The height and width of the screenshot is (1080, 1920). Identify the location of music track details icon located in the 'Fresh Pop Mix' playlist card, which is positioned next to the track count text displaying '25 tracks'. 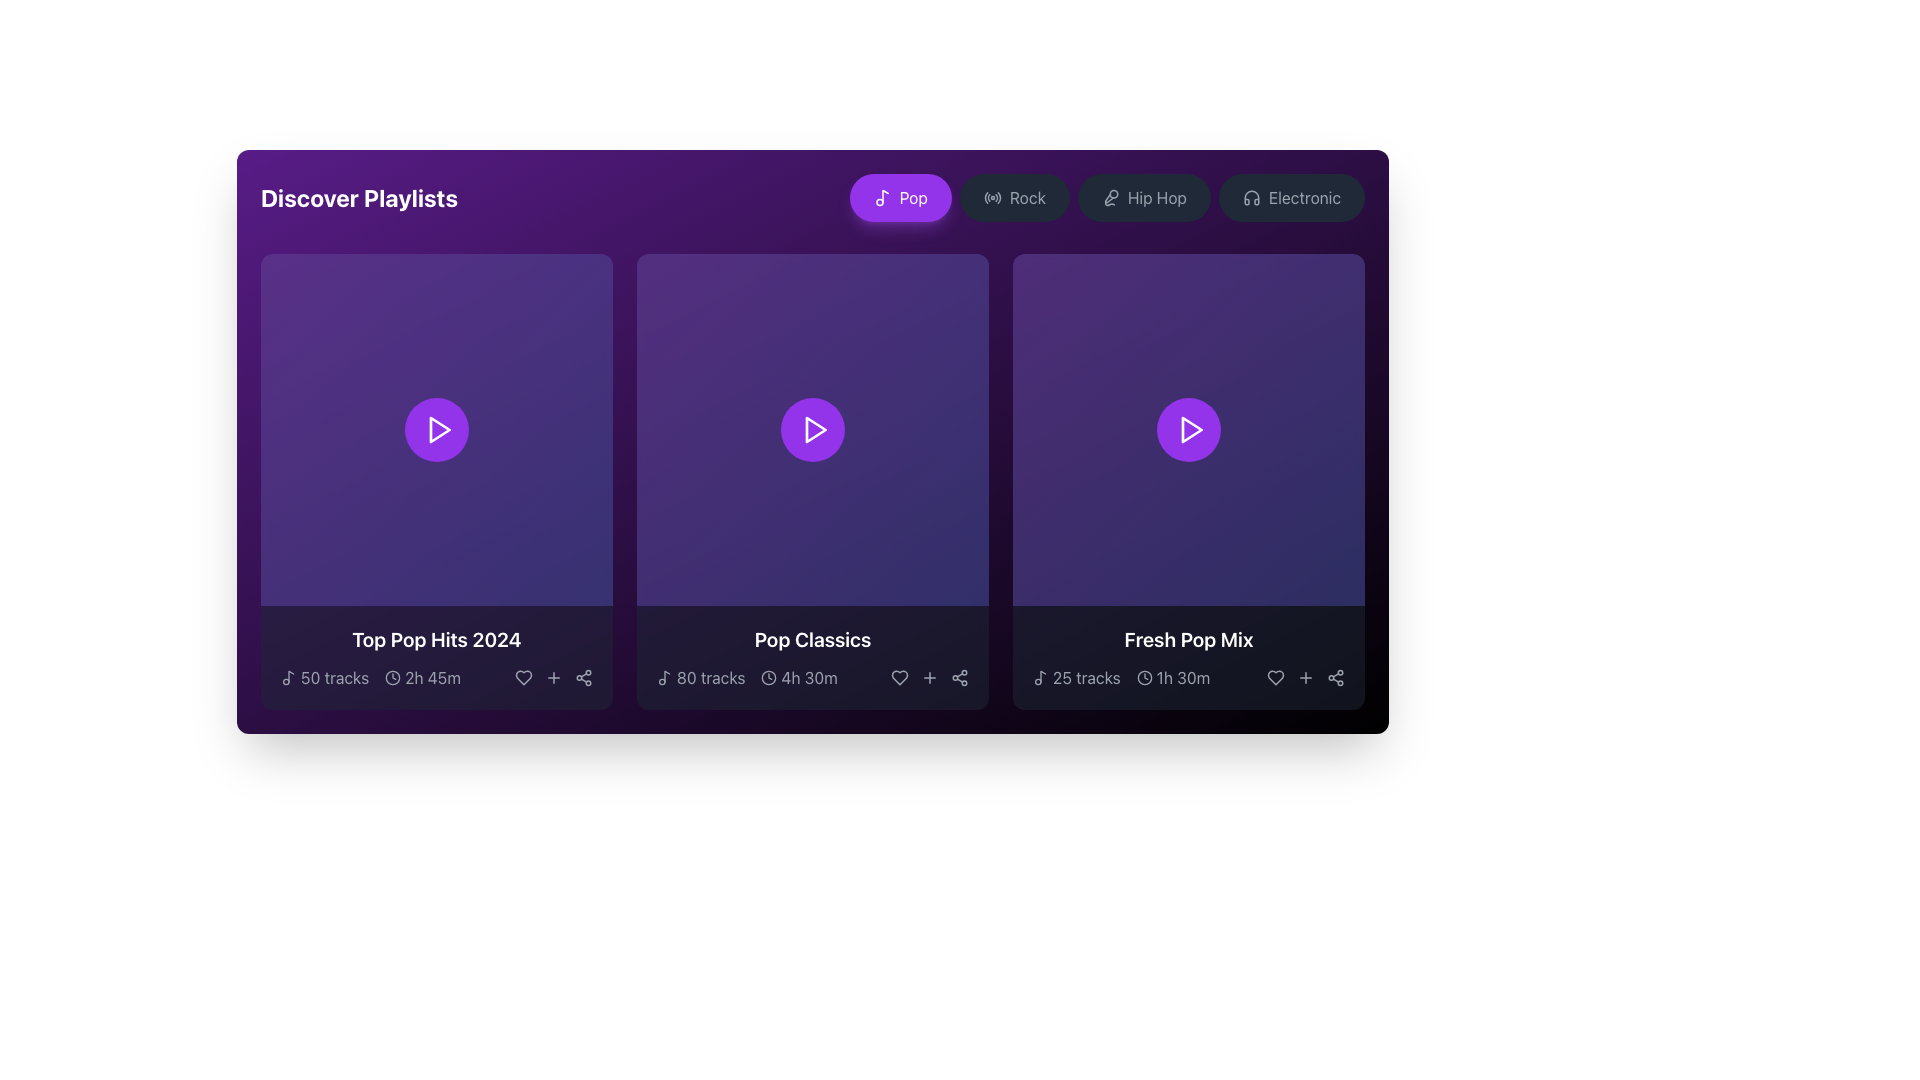
(1040, 677).